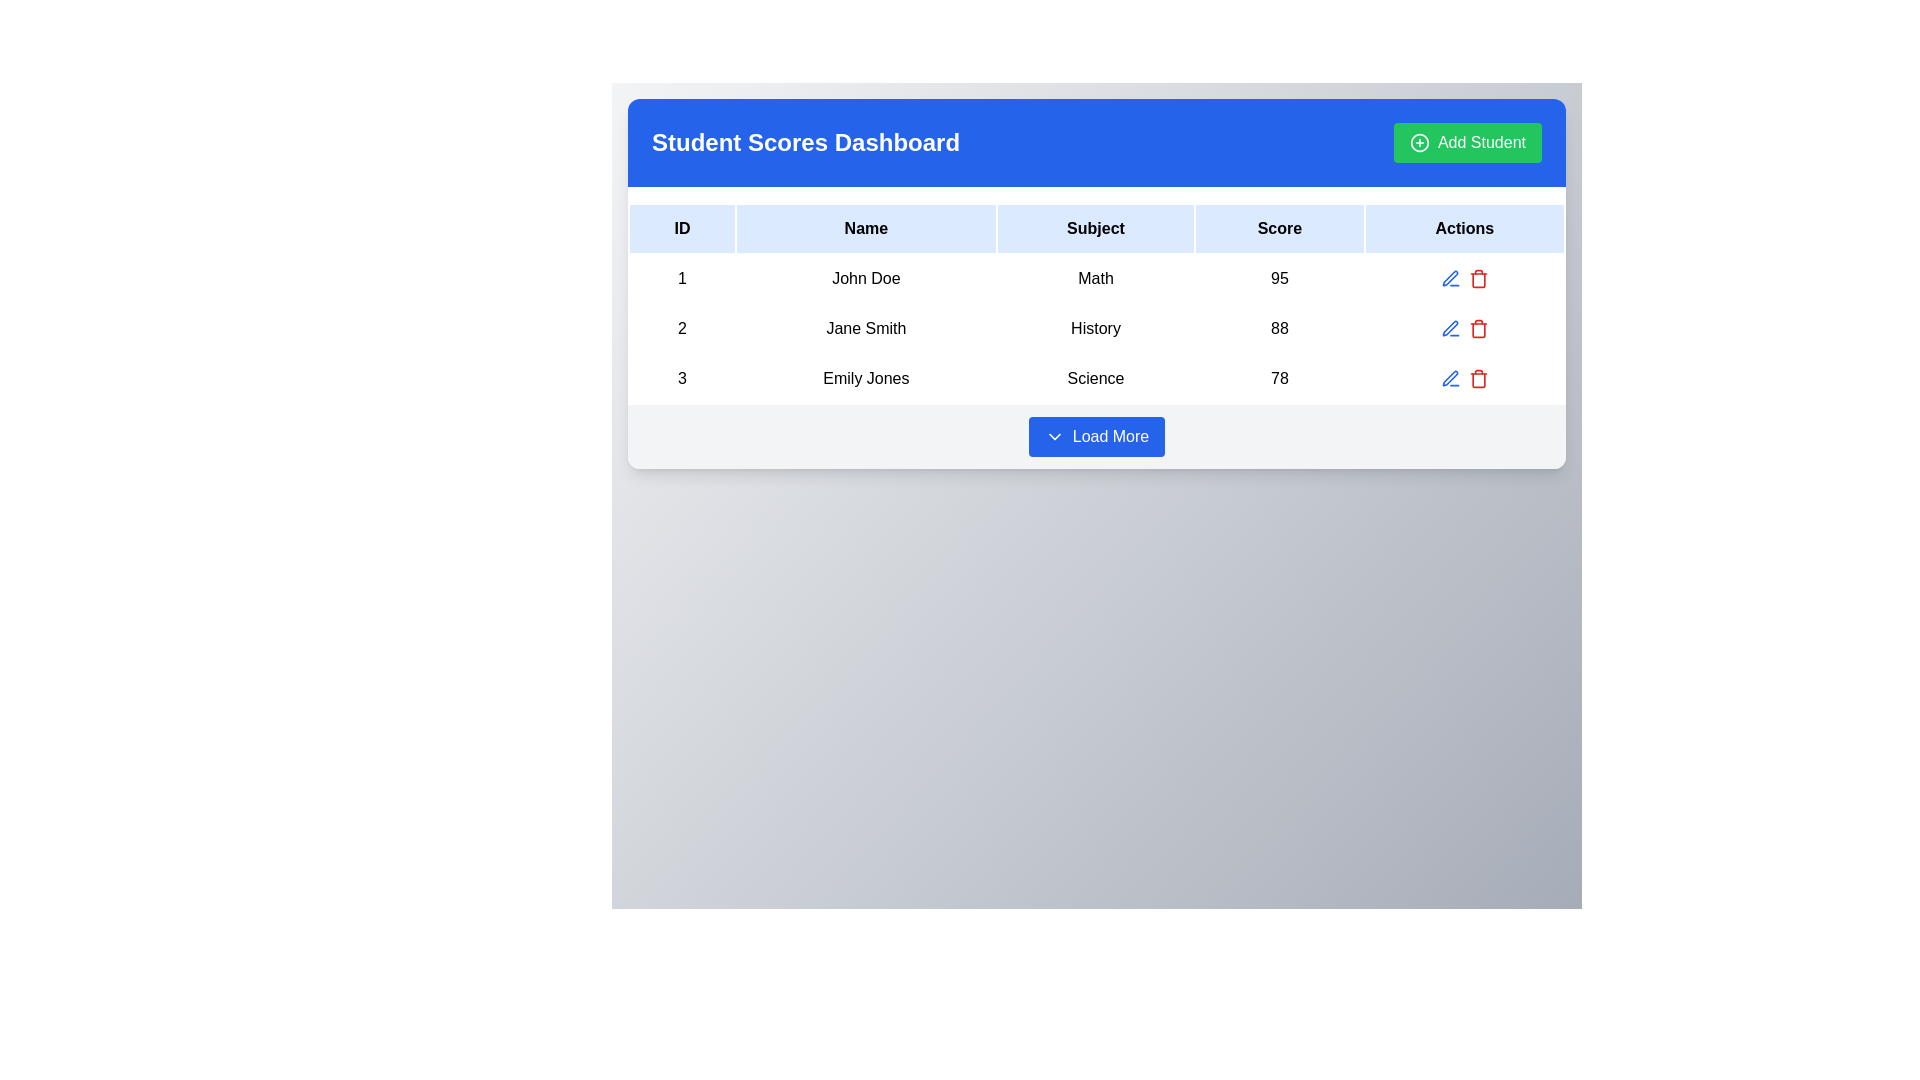 The height and width of the screenshot is (1080, 1920). Describe the element at coordinates (1418, 141) in the screenshot. I see `the circular '+' icon within the 'Add Student' button located in the top-right corner of the dashboard header area` at that location.